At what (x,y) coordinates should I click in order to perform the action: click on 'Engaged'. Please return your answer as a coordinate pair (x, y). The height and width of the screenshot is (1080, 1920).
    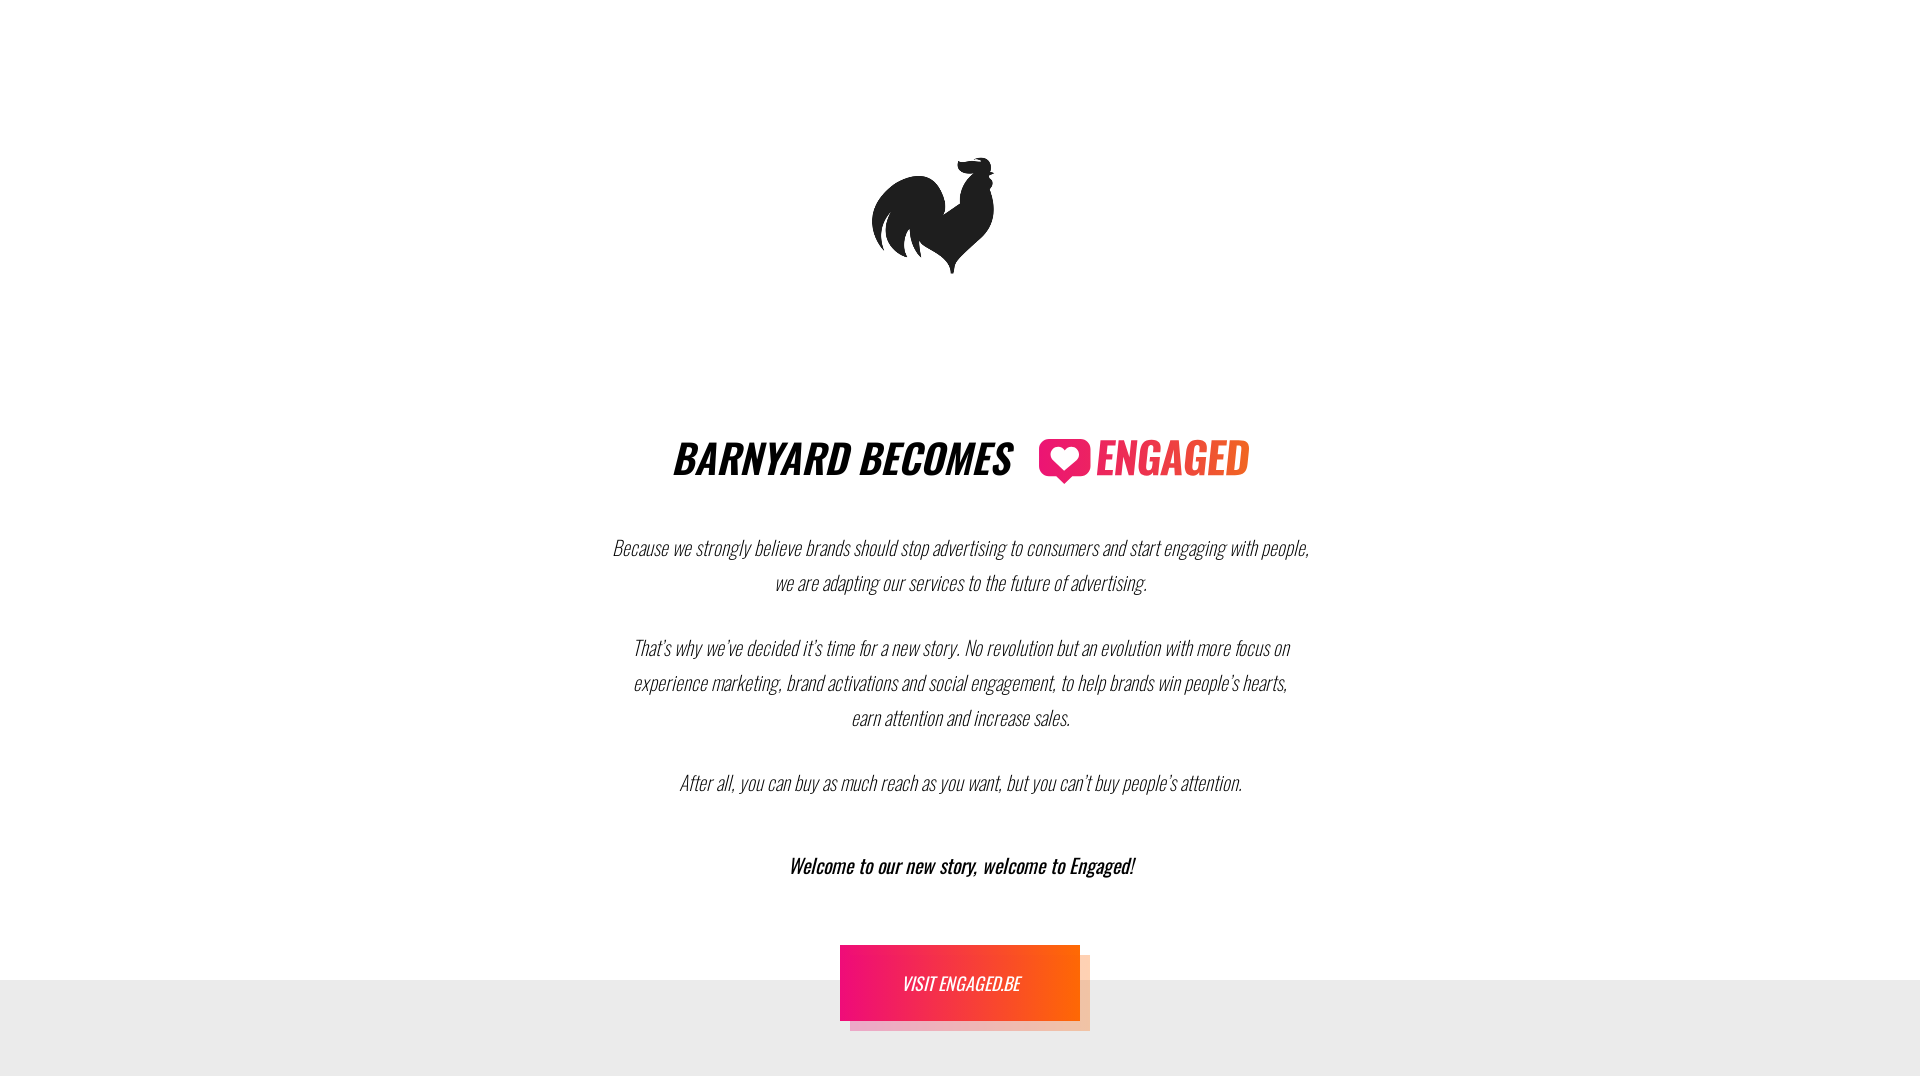
    Looking at the image, I should click on (1038, 461).